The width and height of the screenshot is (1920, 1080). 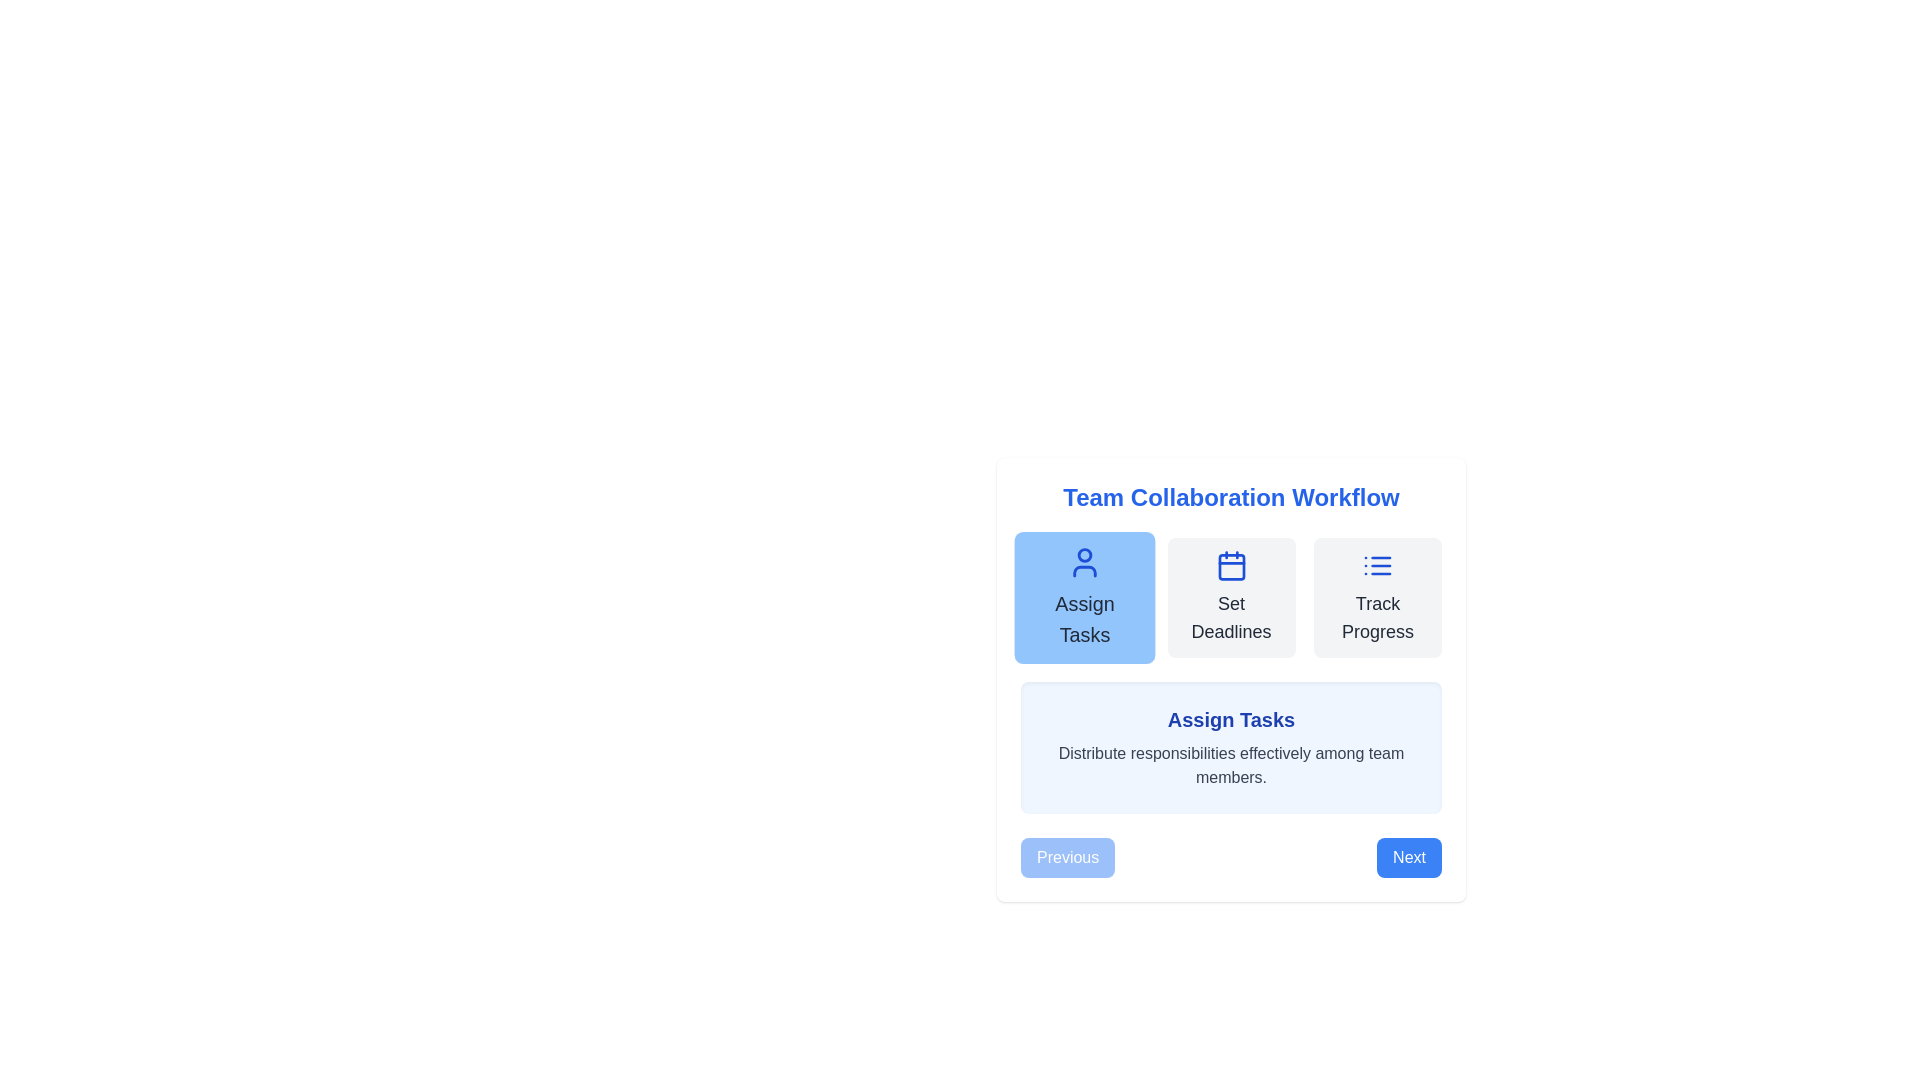 I want to click on the 'Track Progress' button icon, which is a blue SVG graphic with parallel lines, to trigger the tooltip or highlight effect, so click(x=1376, y=566).